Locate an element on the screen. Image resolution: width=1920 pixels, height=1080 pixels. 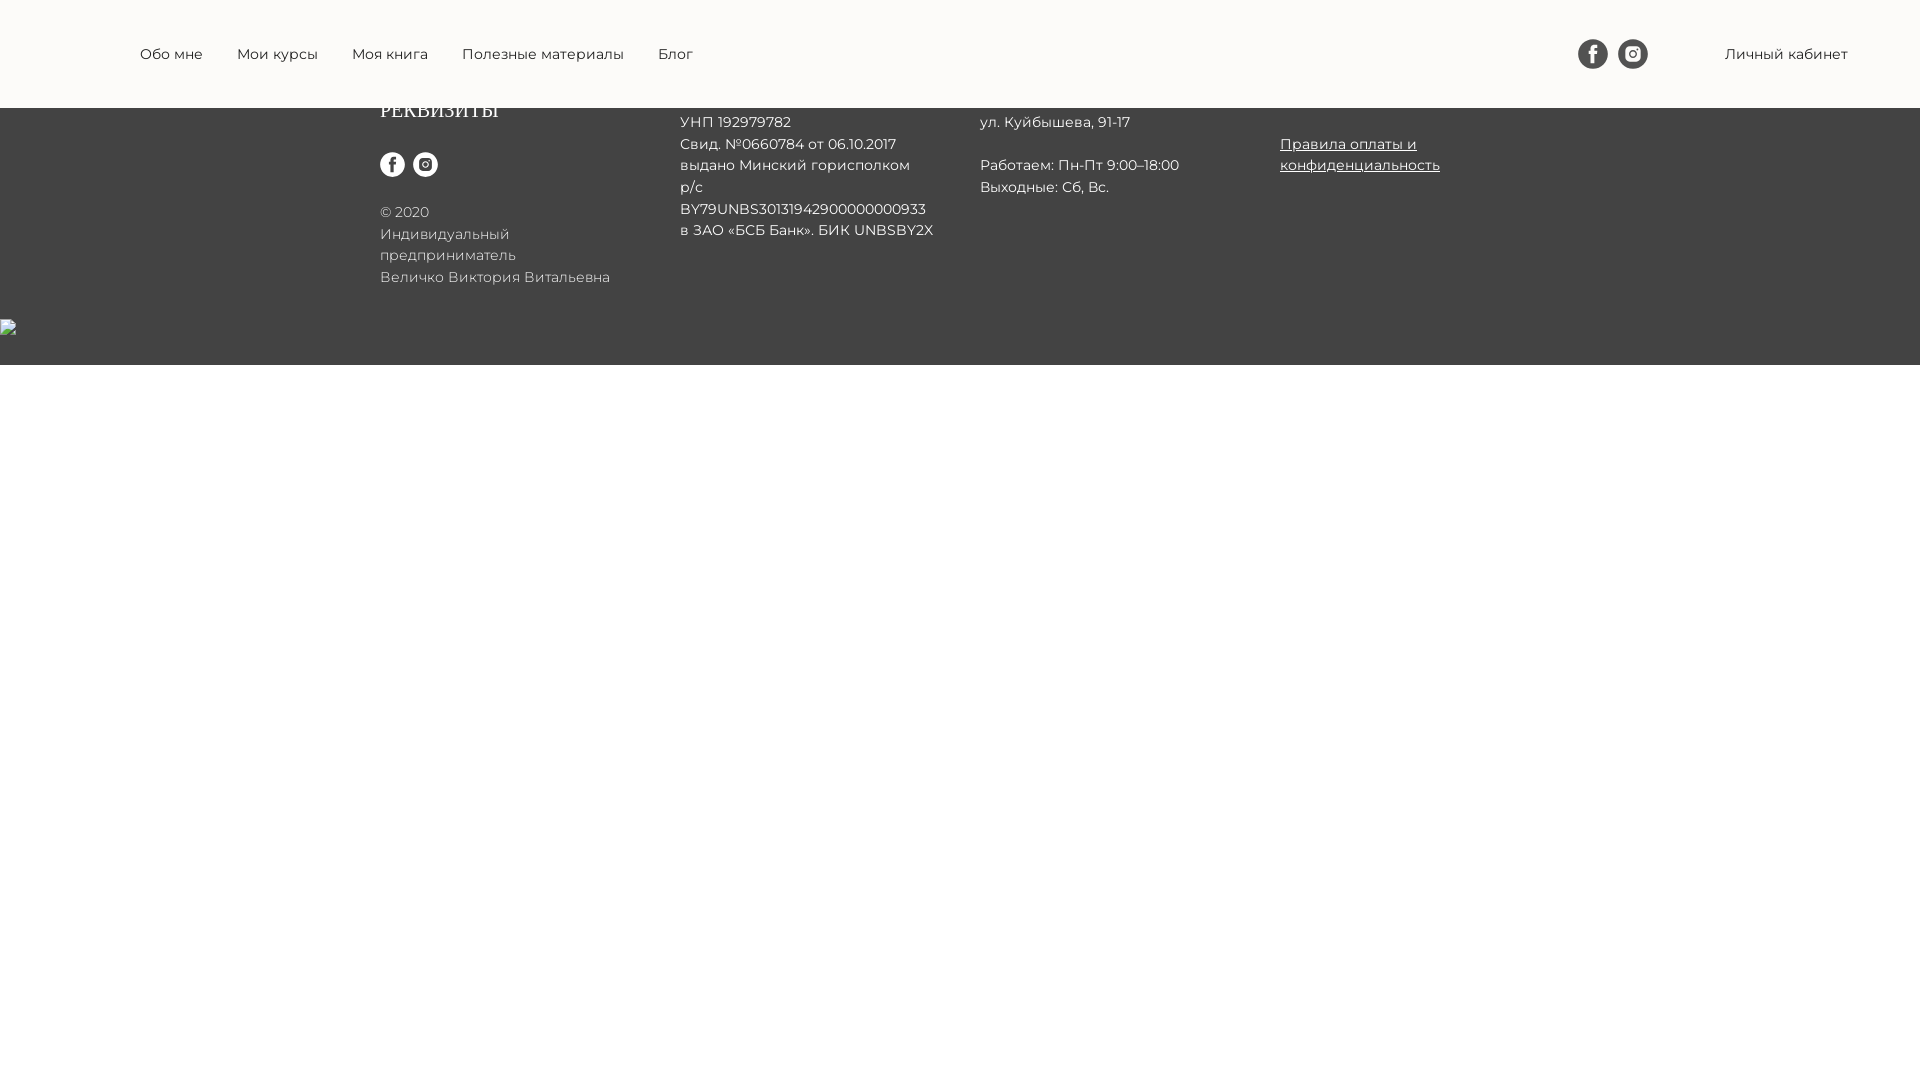
'Facebook' is located at coordinates (1592, 53).